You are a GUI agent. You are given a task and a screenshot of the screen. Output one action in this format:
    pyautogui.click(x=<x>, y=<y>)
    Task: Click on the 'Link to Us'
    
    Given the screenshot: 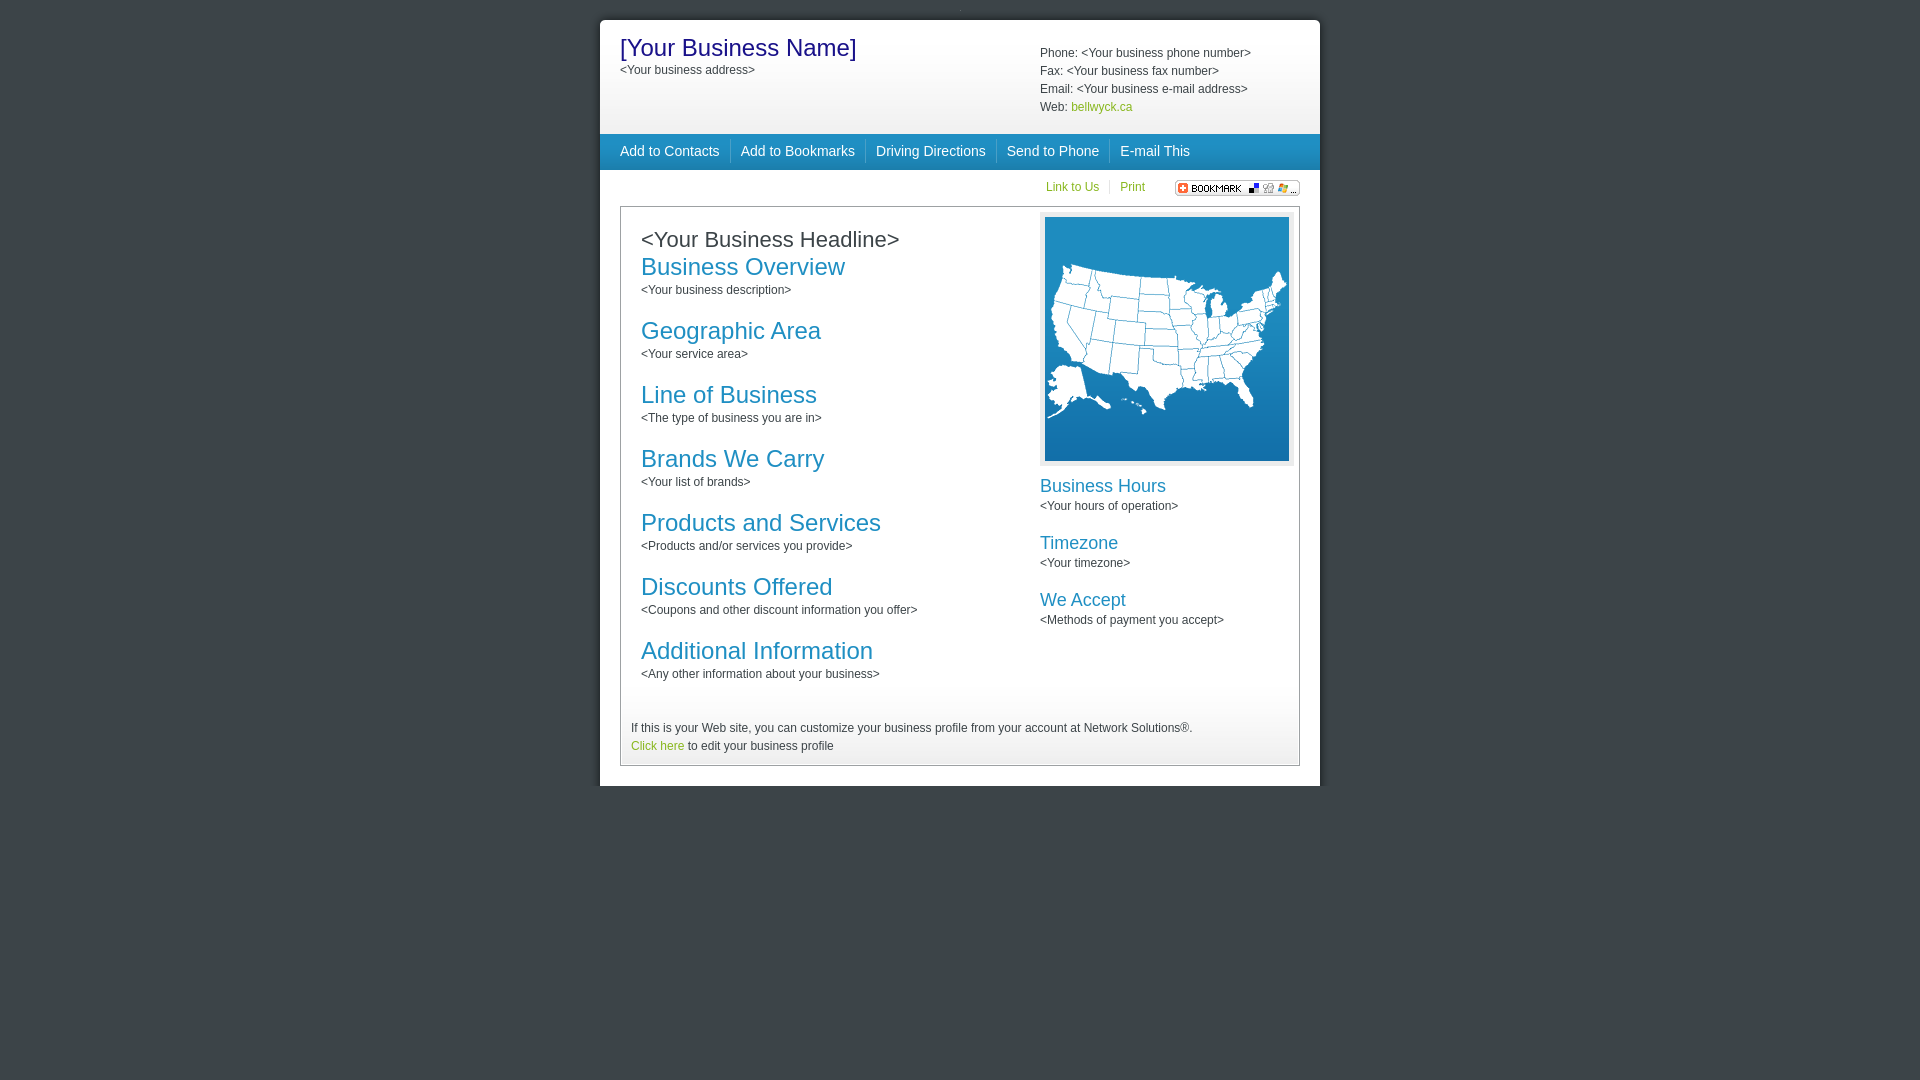 What is the action you would take?
    pyautogui.click(x=1045, y=186)
    